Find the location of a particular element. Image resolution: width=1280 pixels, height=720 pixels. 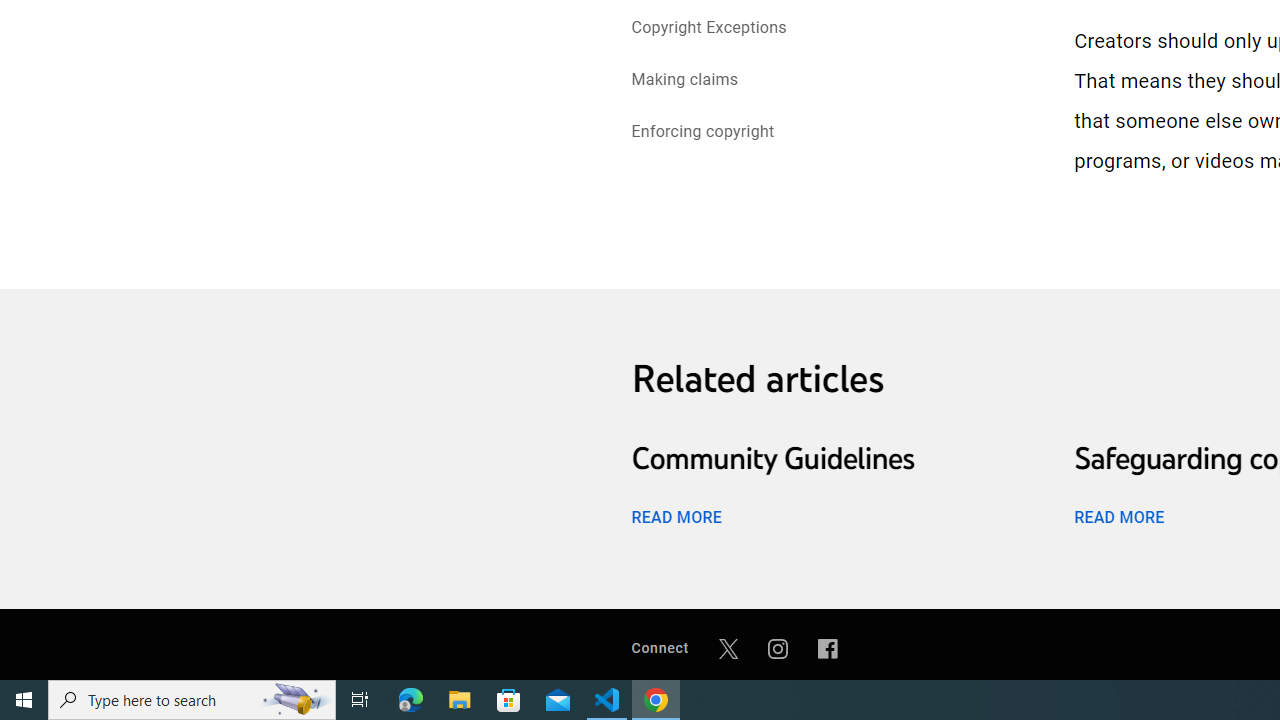

'Instagram' is located at coordinates (777, 648).